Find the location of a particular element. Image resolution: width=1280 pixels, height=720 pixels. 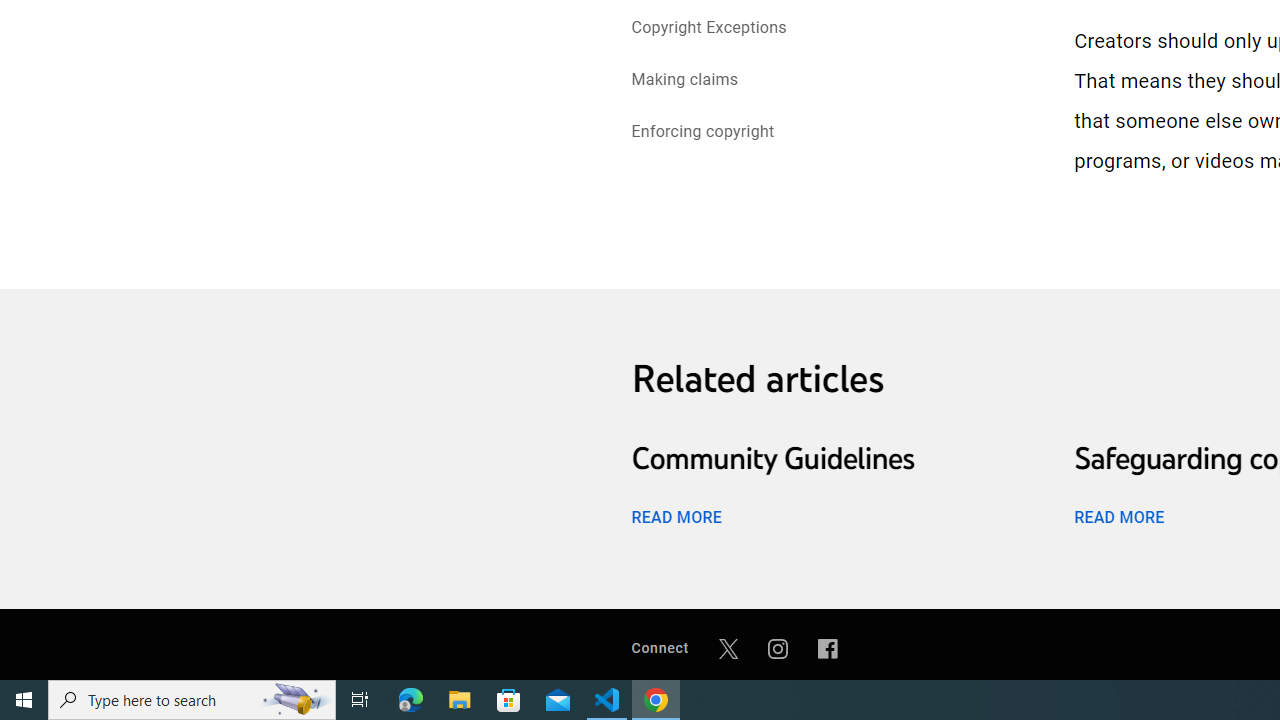

'Instagram' is located at coordinates (777, 648).